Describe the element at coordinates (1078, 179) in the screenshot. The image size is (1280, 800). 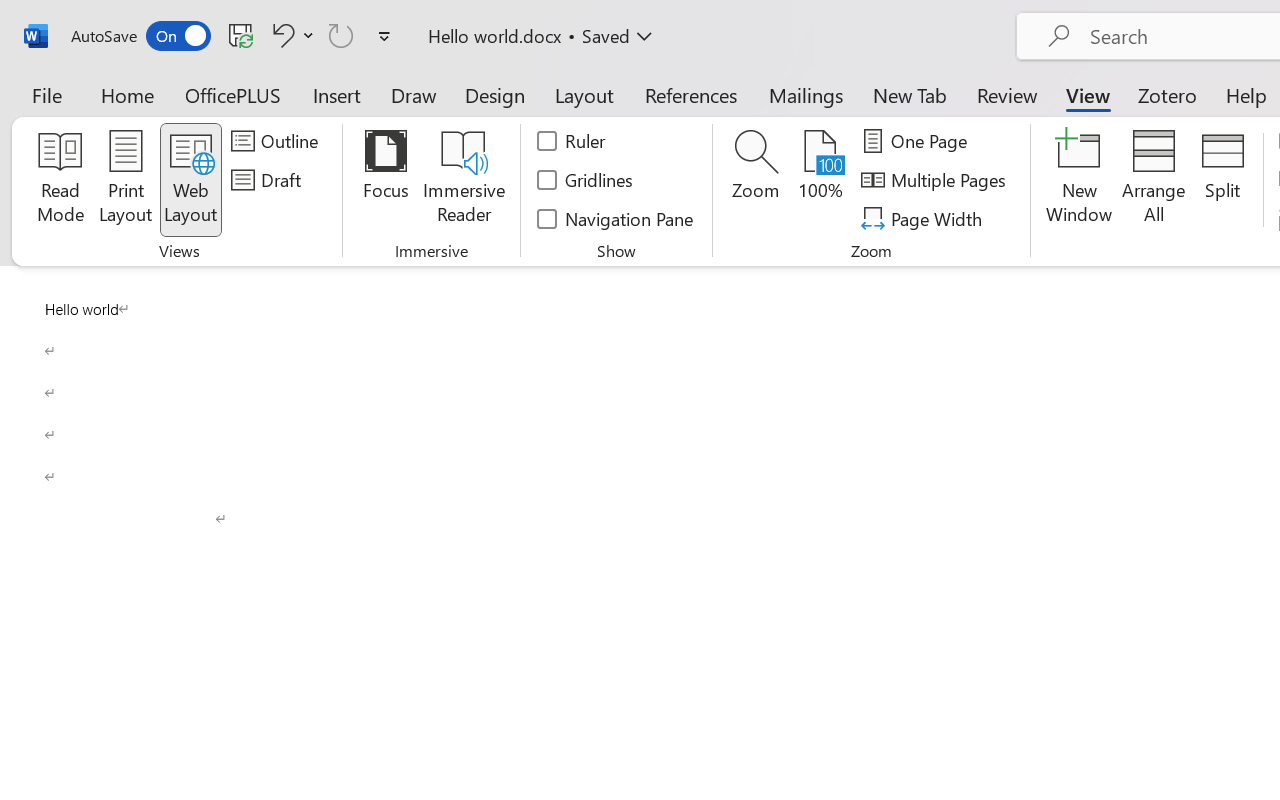
I see `'New Window'` at that location.